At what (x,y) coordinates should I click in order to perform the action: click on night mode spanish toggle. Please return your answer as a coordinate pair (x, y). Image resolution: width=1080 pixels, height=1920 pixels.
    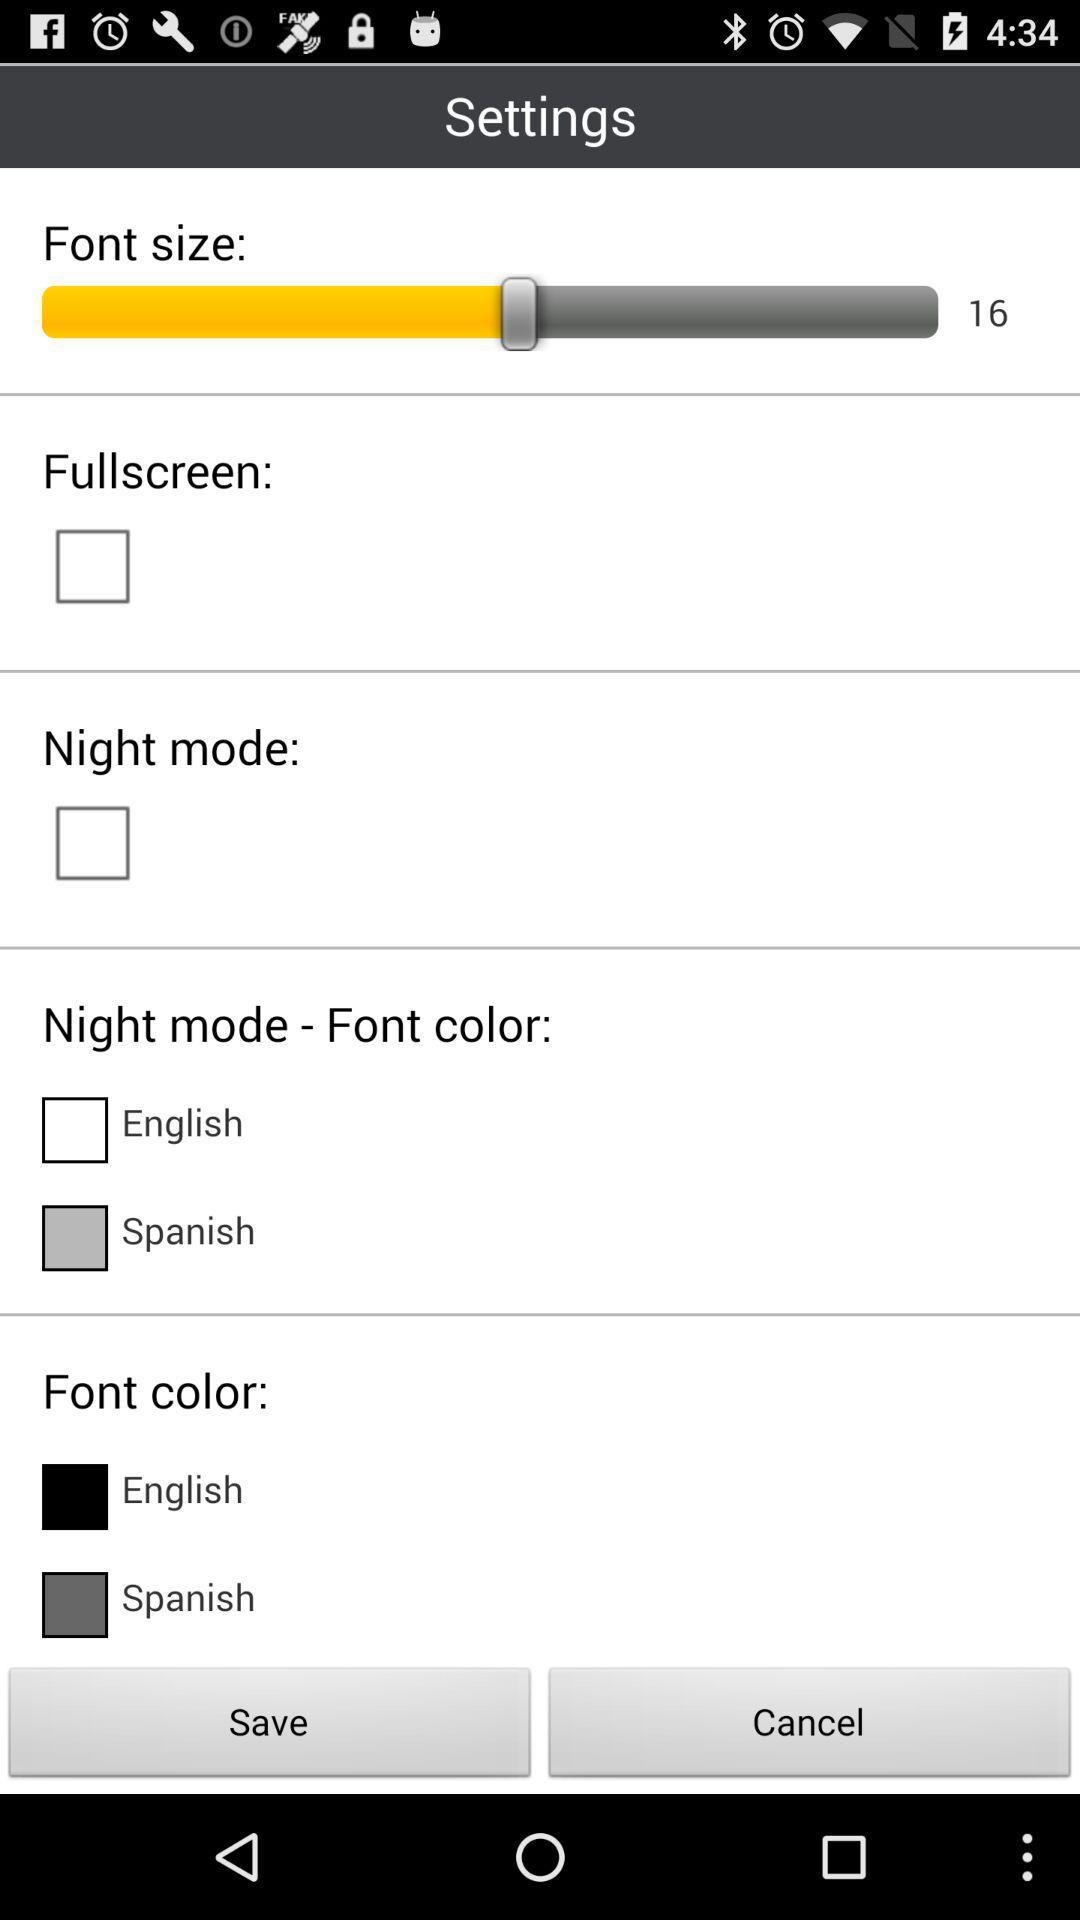
    Looking at the image, I should click on (73, 1237).